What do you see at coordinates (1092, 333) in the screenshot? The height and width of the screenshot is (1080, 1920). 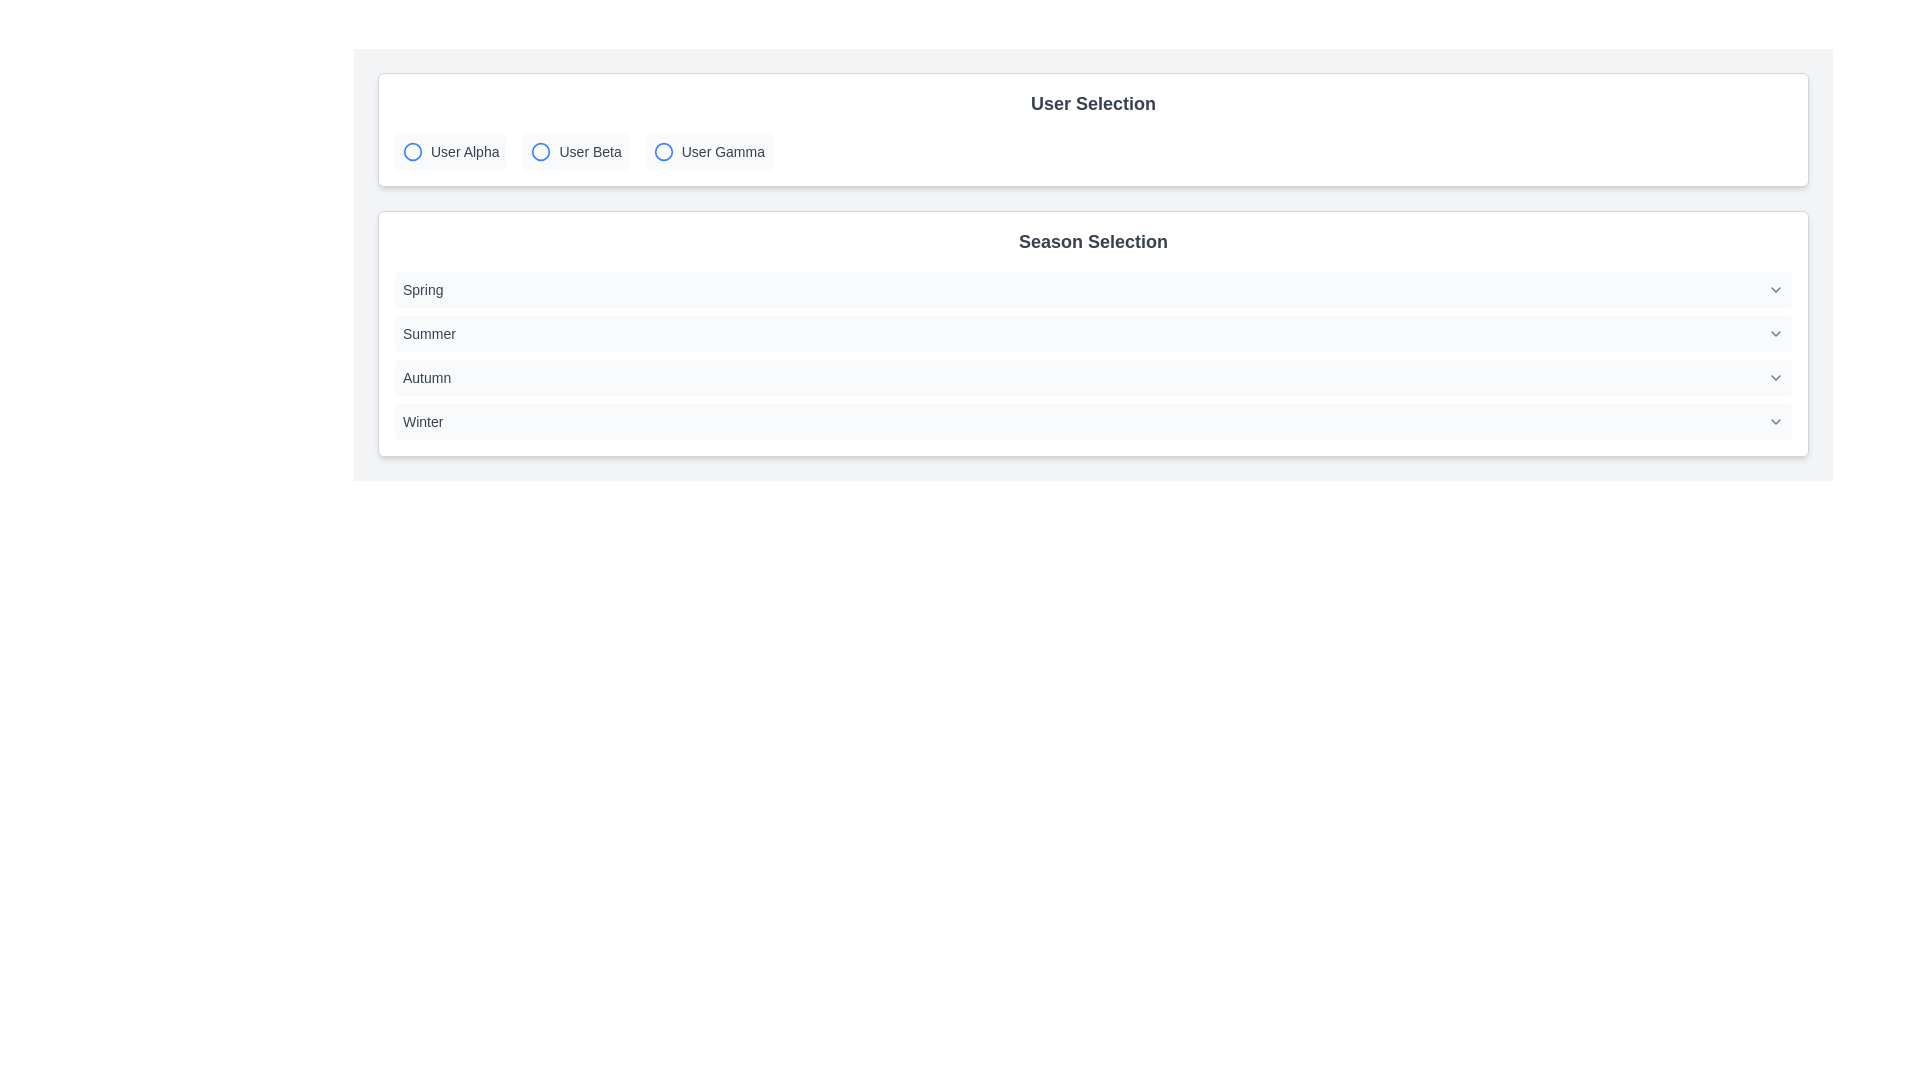 I see `the second item labeled 'Summer' in the vertically stacked list of seasons` at bounding box center [1092, 333].